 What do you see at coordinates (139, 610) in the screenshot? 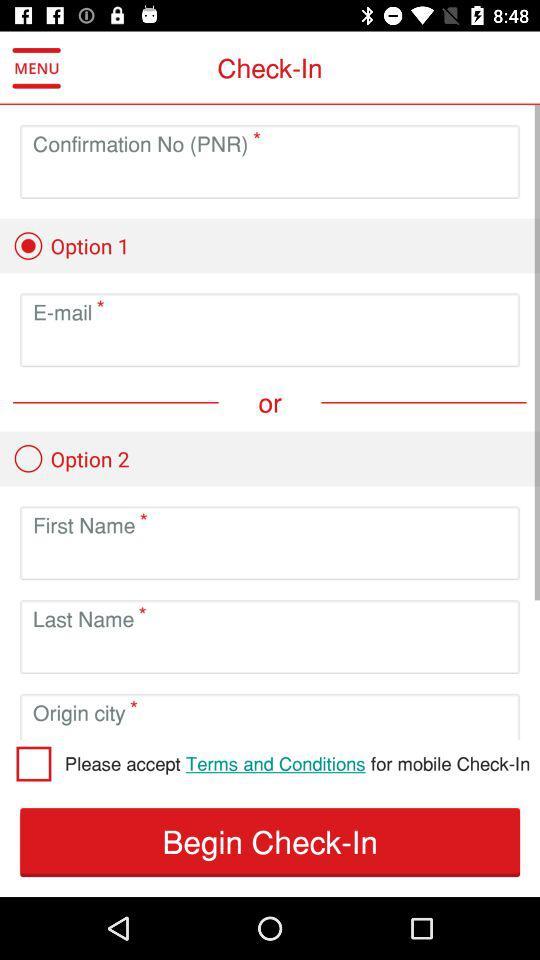
I see `move to  right to lsat name` at bounding box center [139, 610].